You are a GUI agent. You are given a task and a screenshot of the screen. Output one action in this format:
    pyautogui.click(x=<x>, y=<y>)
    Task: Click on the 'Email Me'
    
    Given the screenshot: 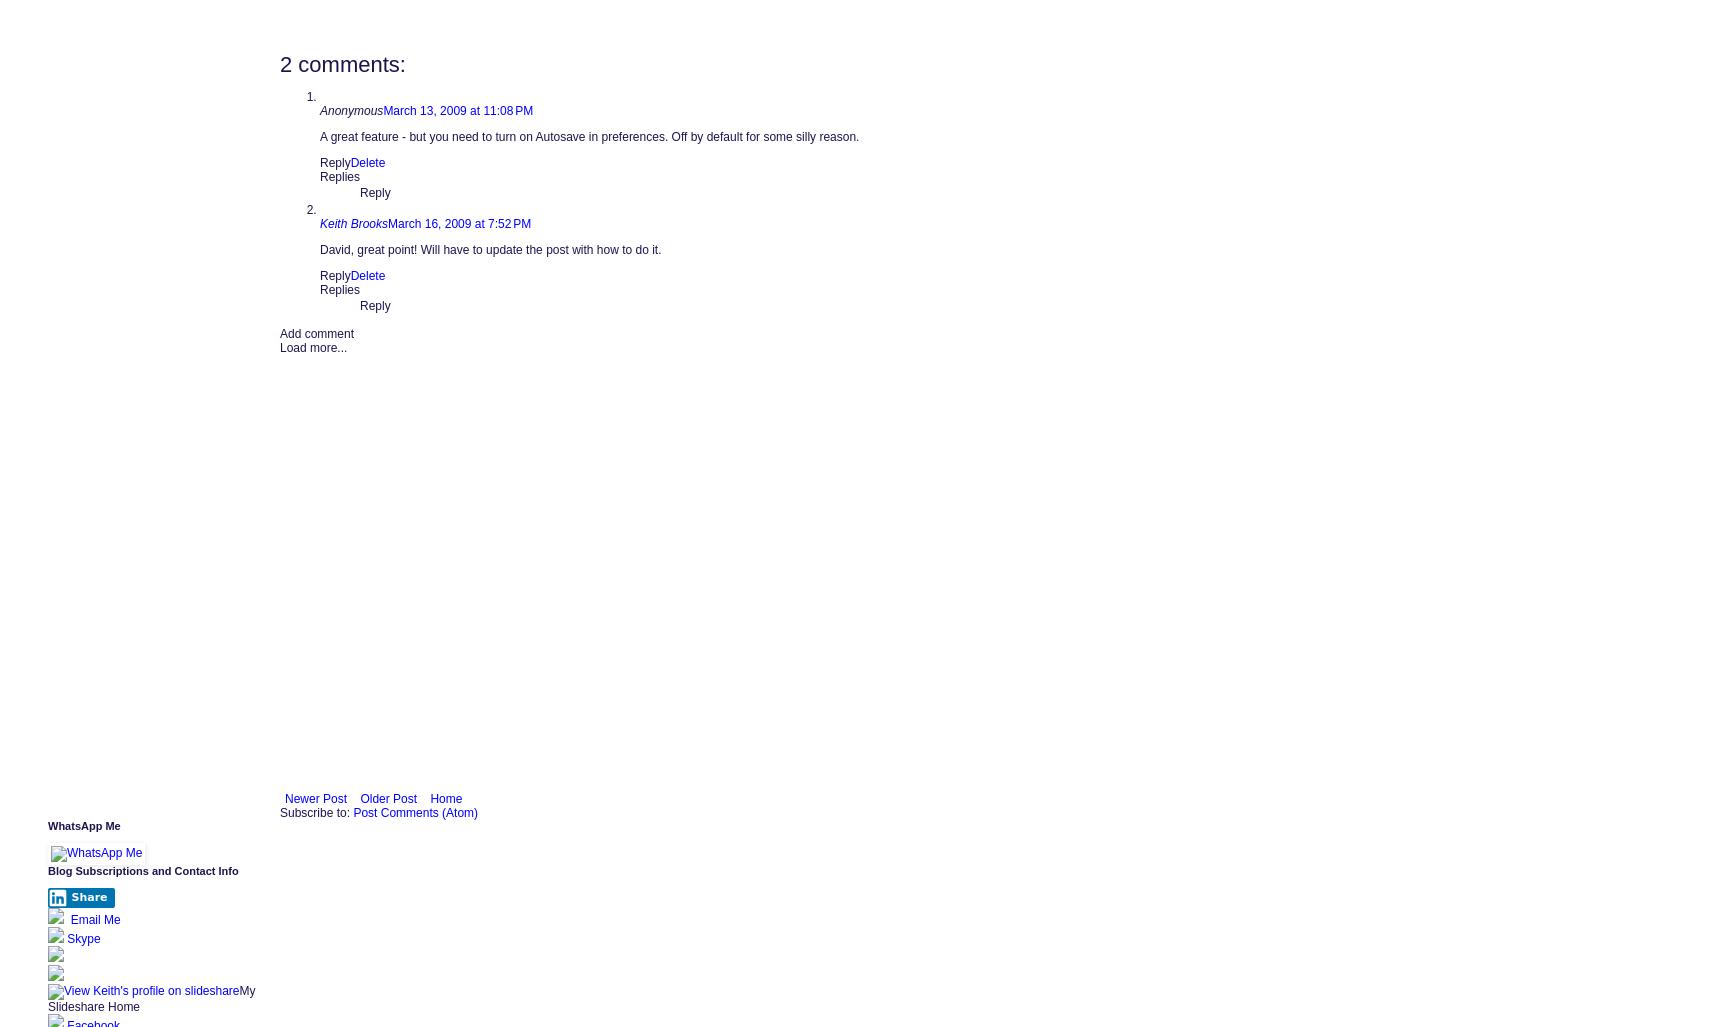 What is the action you would take?
    pyautogui.click(x=65, y=918)
    